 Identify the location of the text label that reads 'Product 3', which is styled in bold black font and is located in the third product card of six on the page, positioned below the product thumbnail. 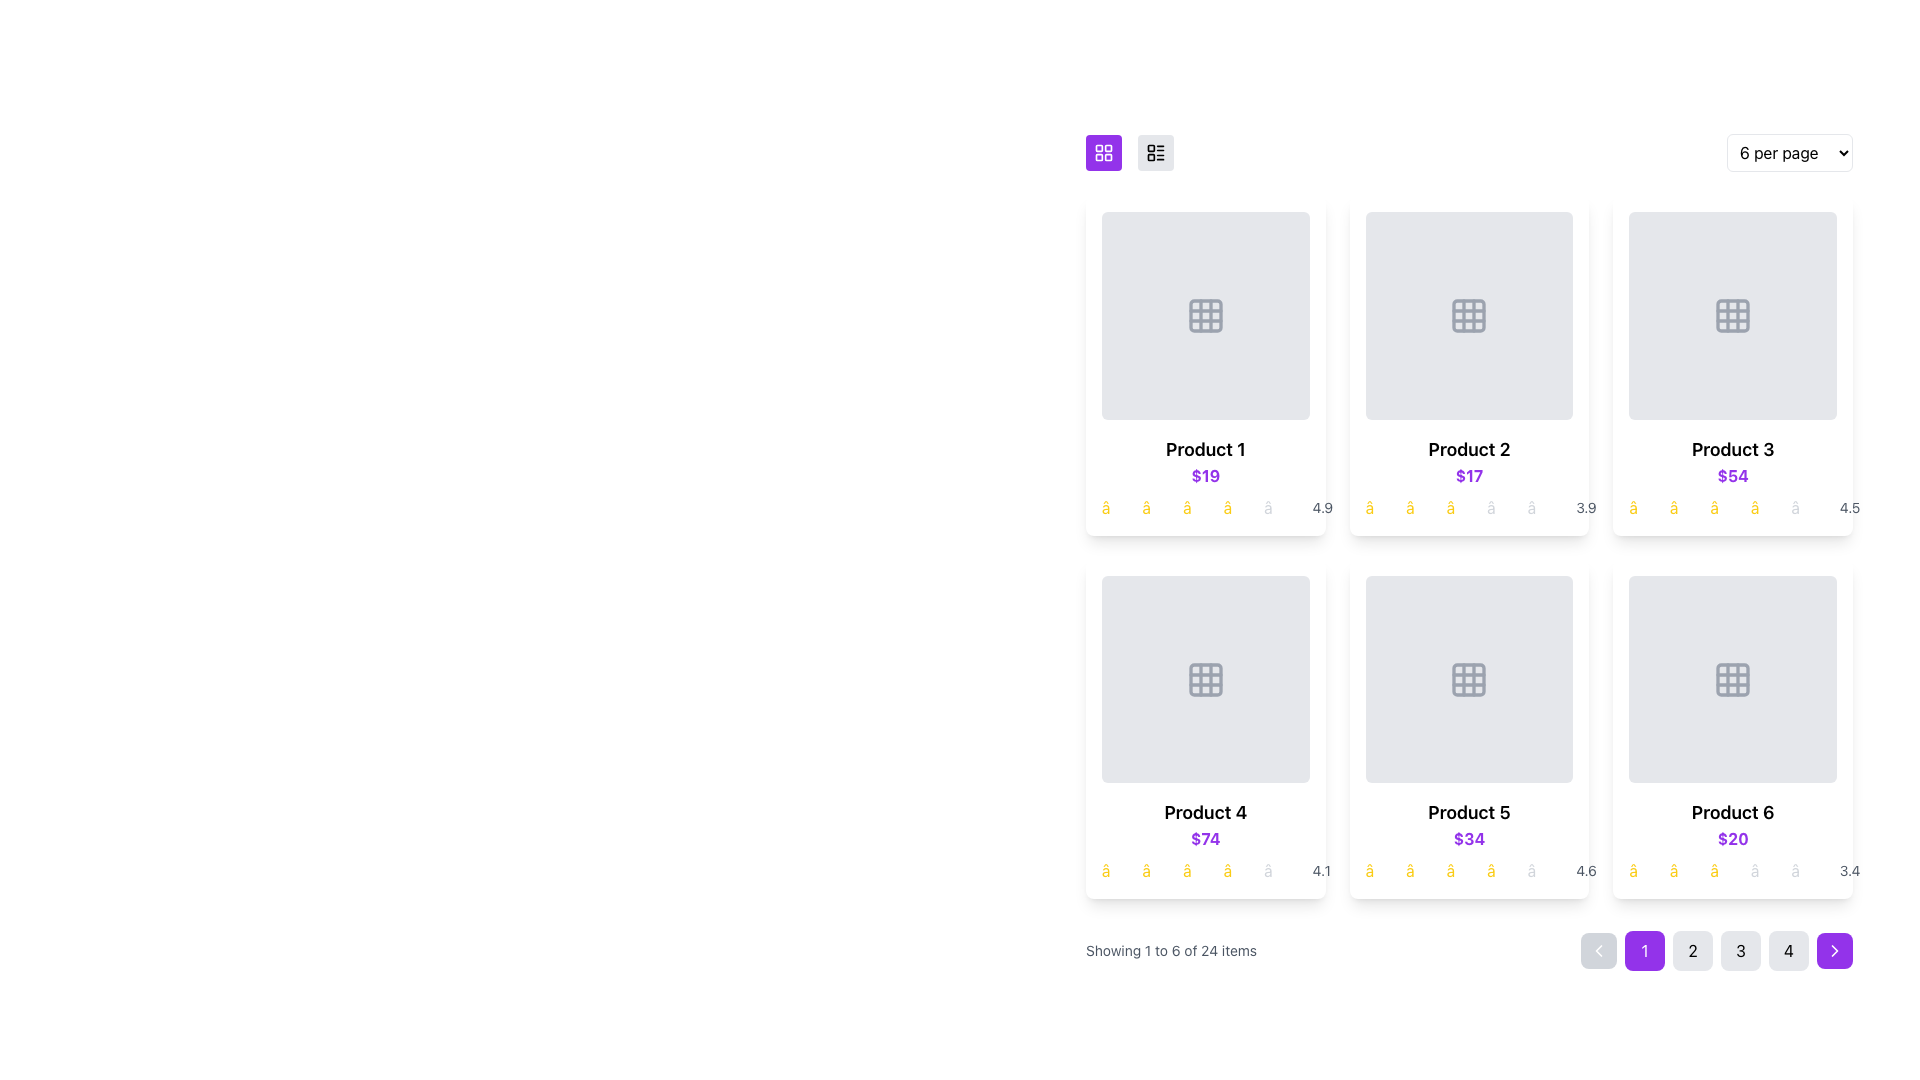
(1732, 448).